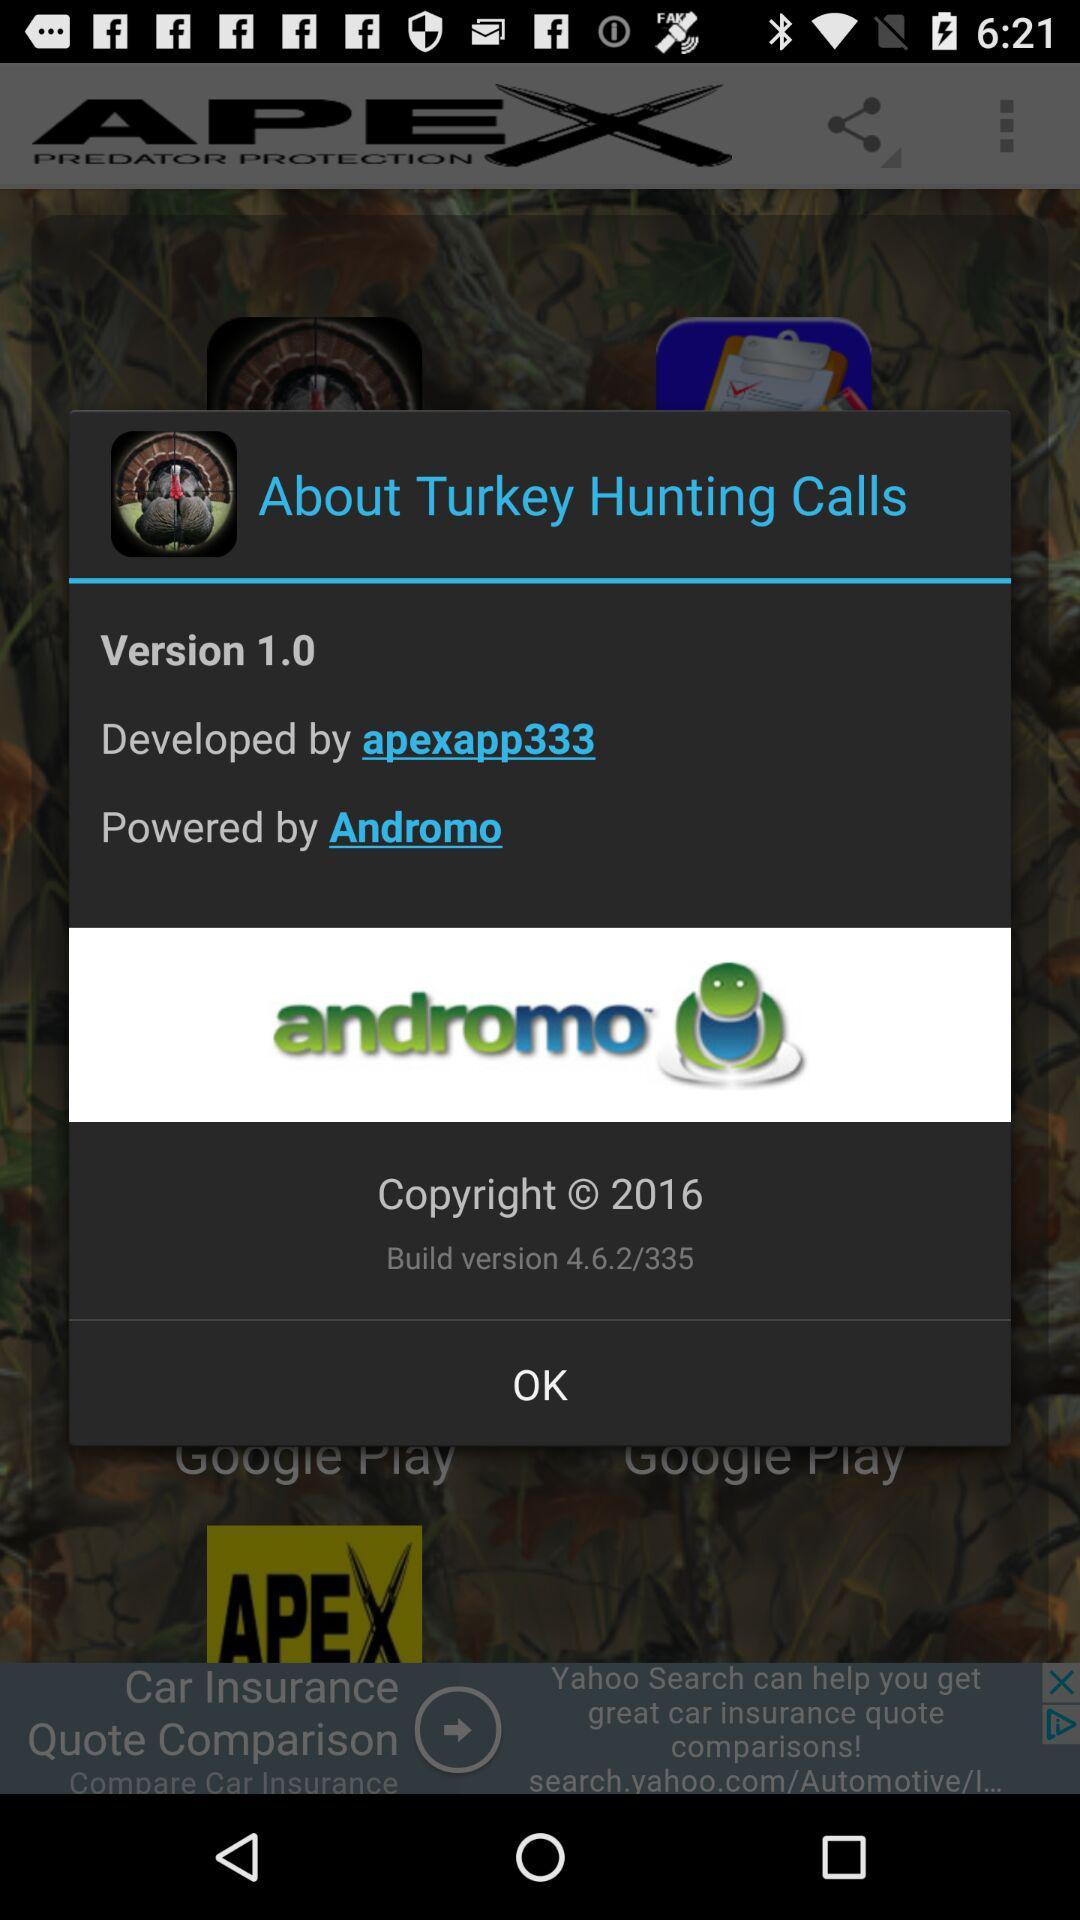 The width and height of the screenshot is (1080, 1920). Describe the element at coordinates (540, 841) in the screenshot. I see `the app below the developed by apexapp333 item` at that location.